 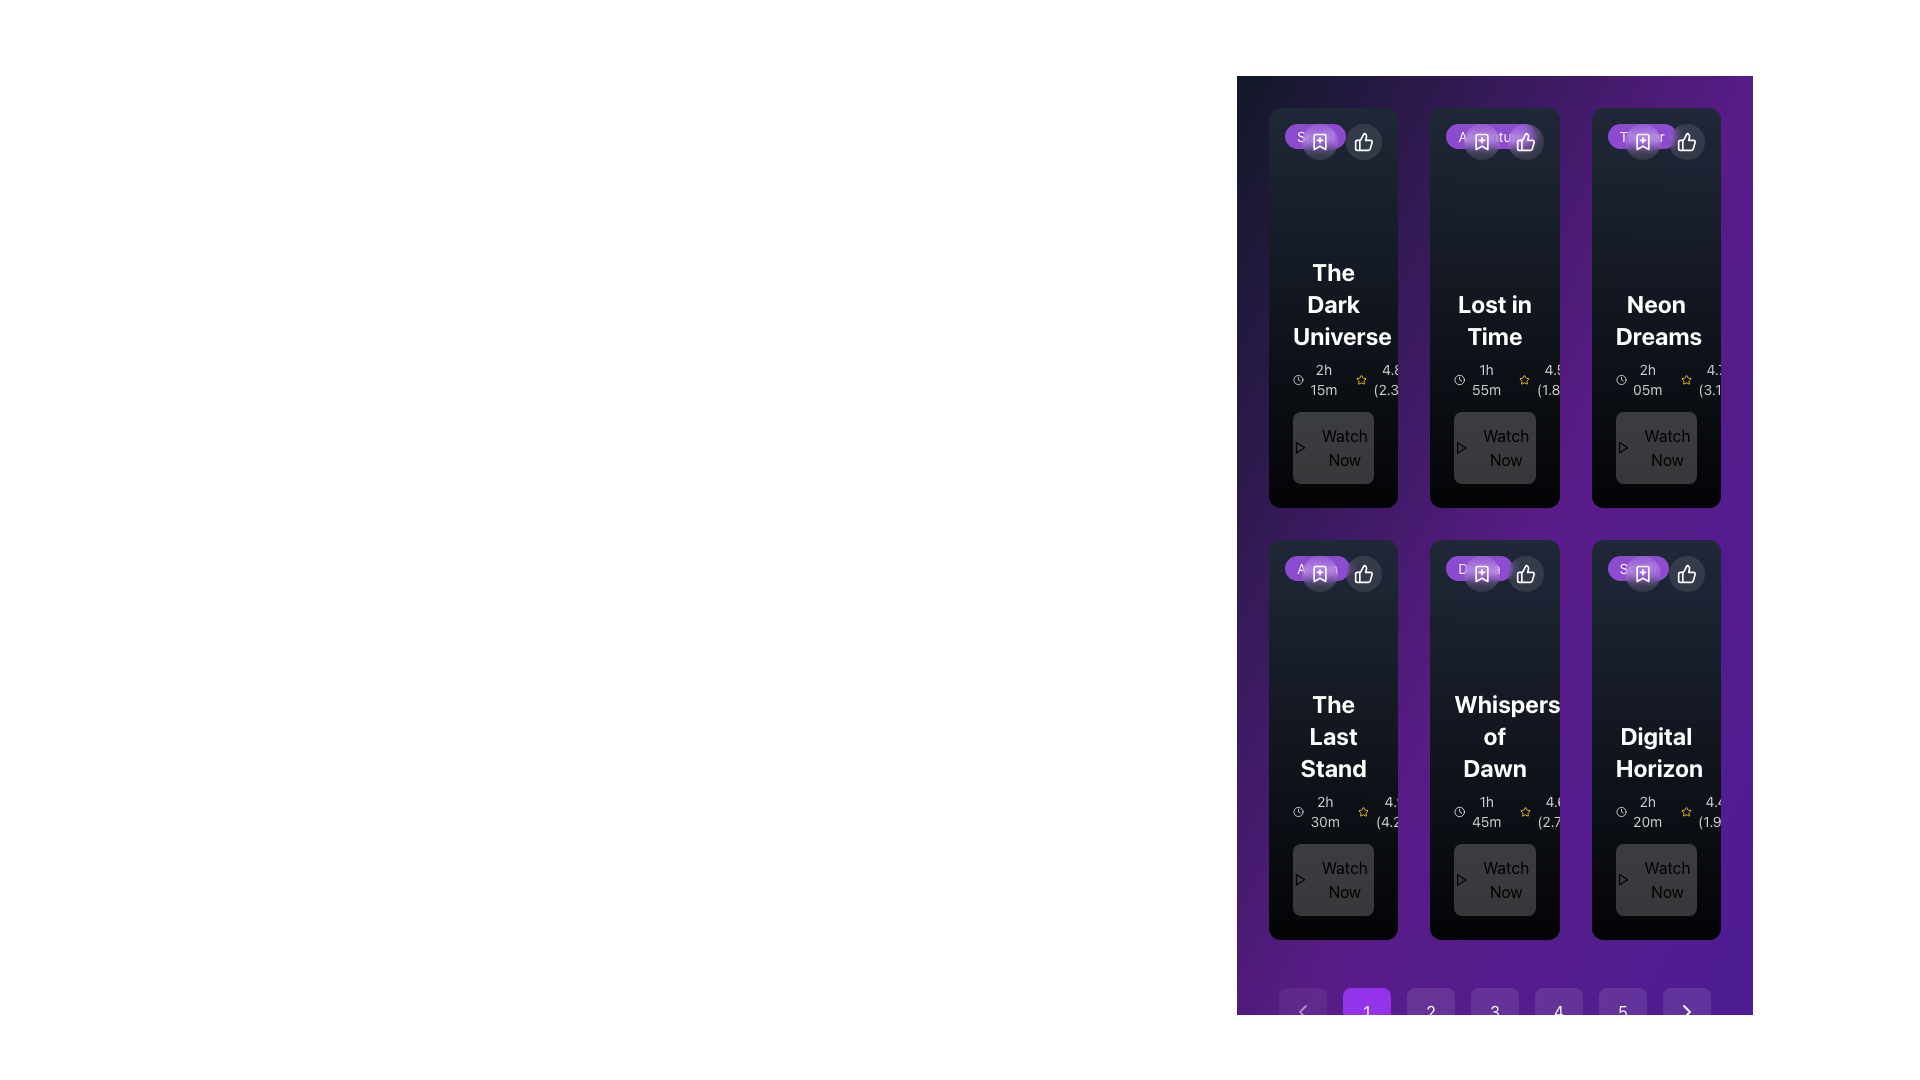 I want to click on the third star icon in the numeric rating display of the first movie card titled 'The Dark Universe', positioned immediately to the right of the numeric text '4.8', so click(x=1360, y=379).